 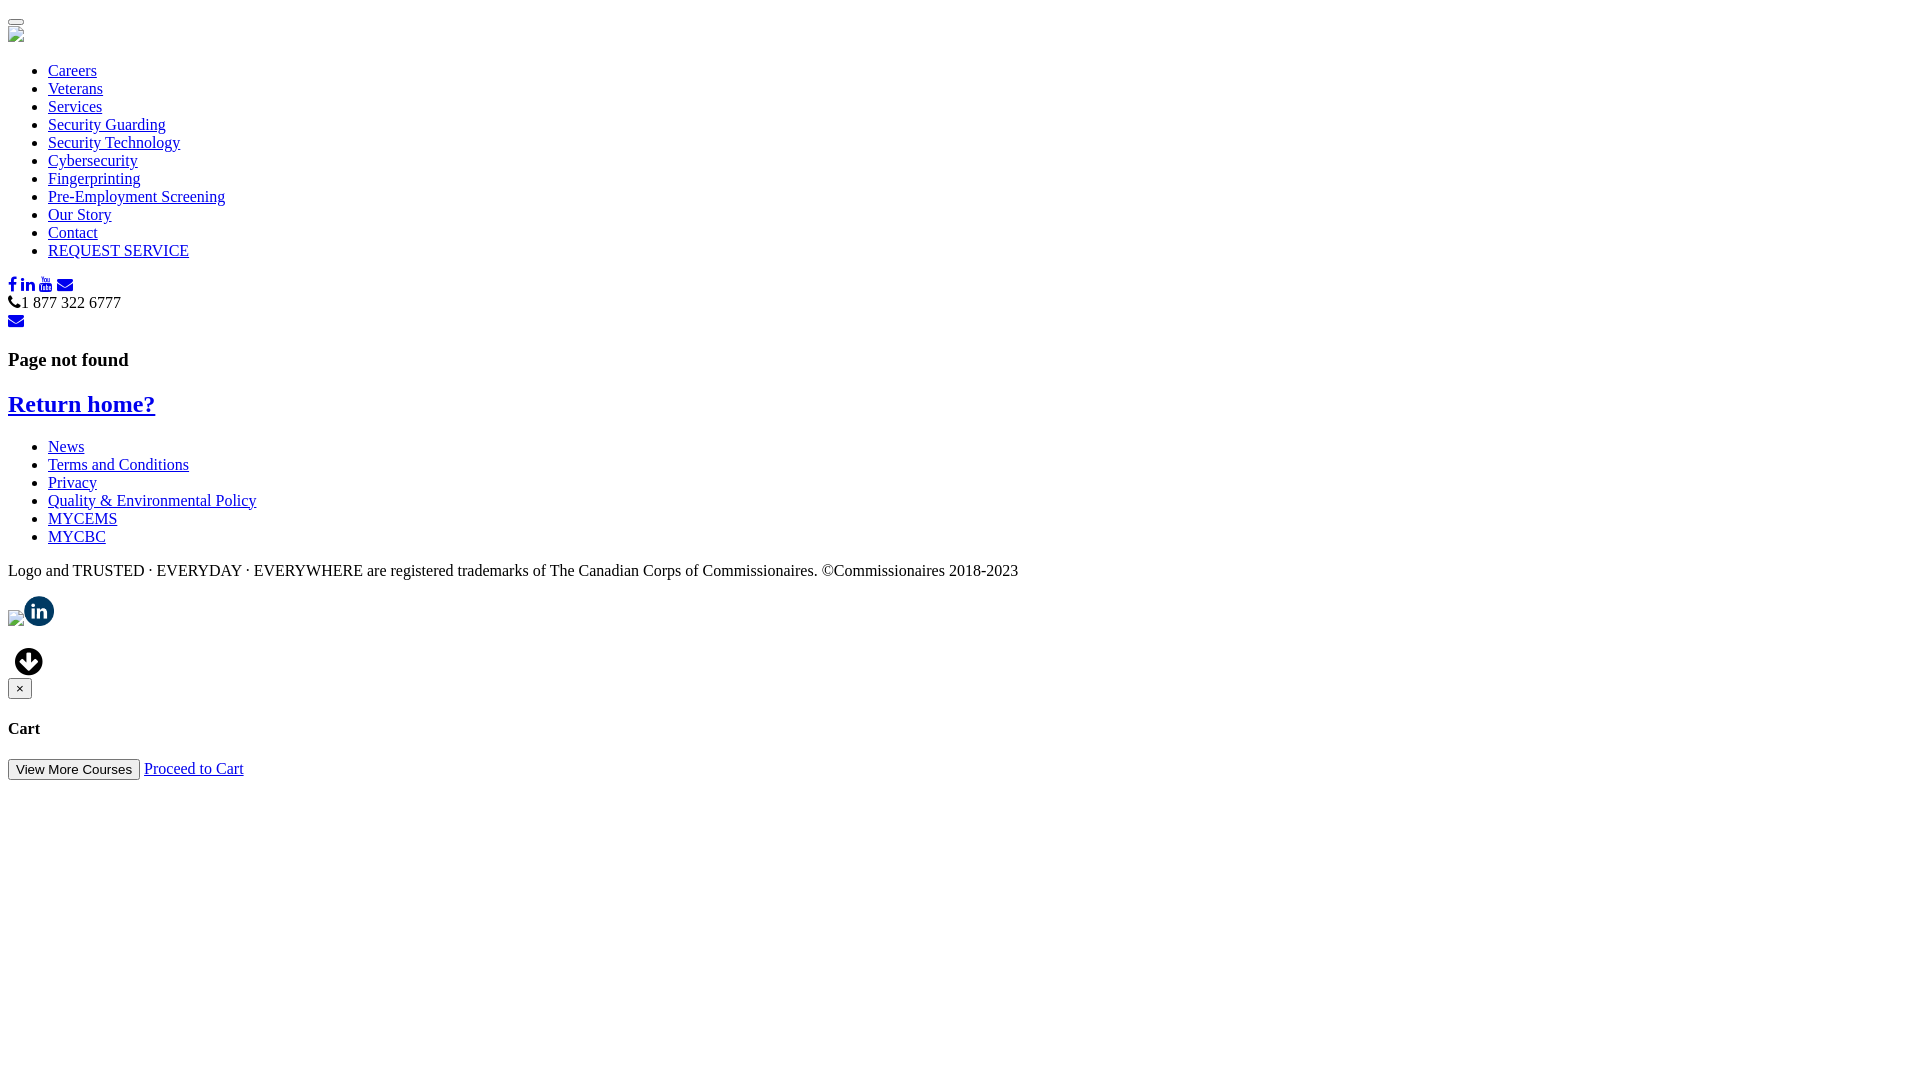 What do you see at coordinates (72, 482) in the screenshot?
I see `'Privacy'` at bounding box center [72, 482].